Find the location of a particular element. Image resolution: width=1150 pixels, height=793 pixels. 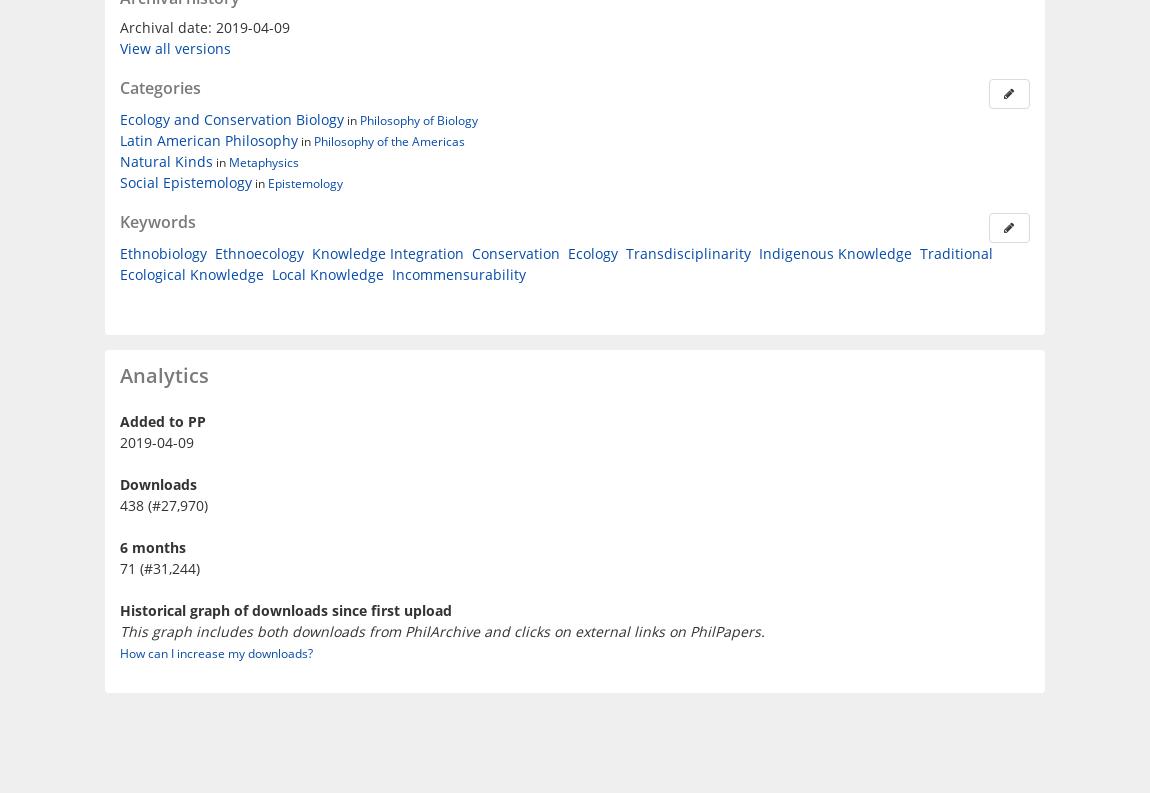

'This graph includes both downloads from PhilArchive and clicks on external links on PhilPapers.' is located at coordinates (442, 630).